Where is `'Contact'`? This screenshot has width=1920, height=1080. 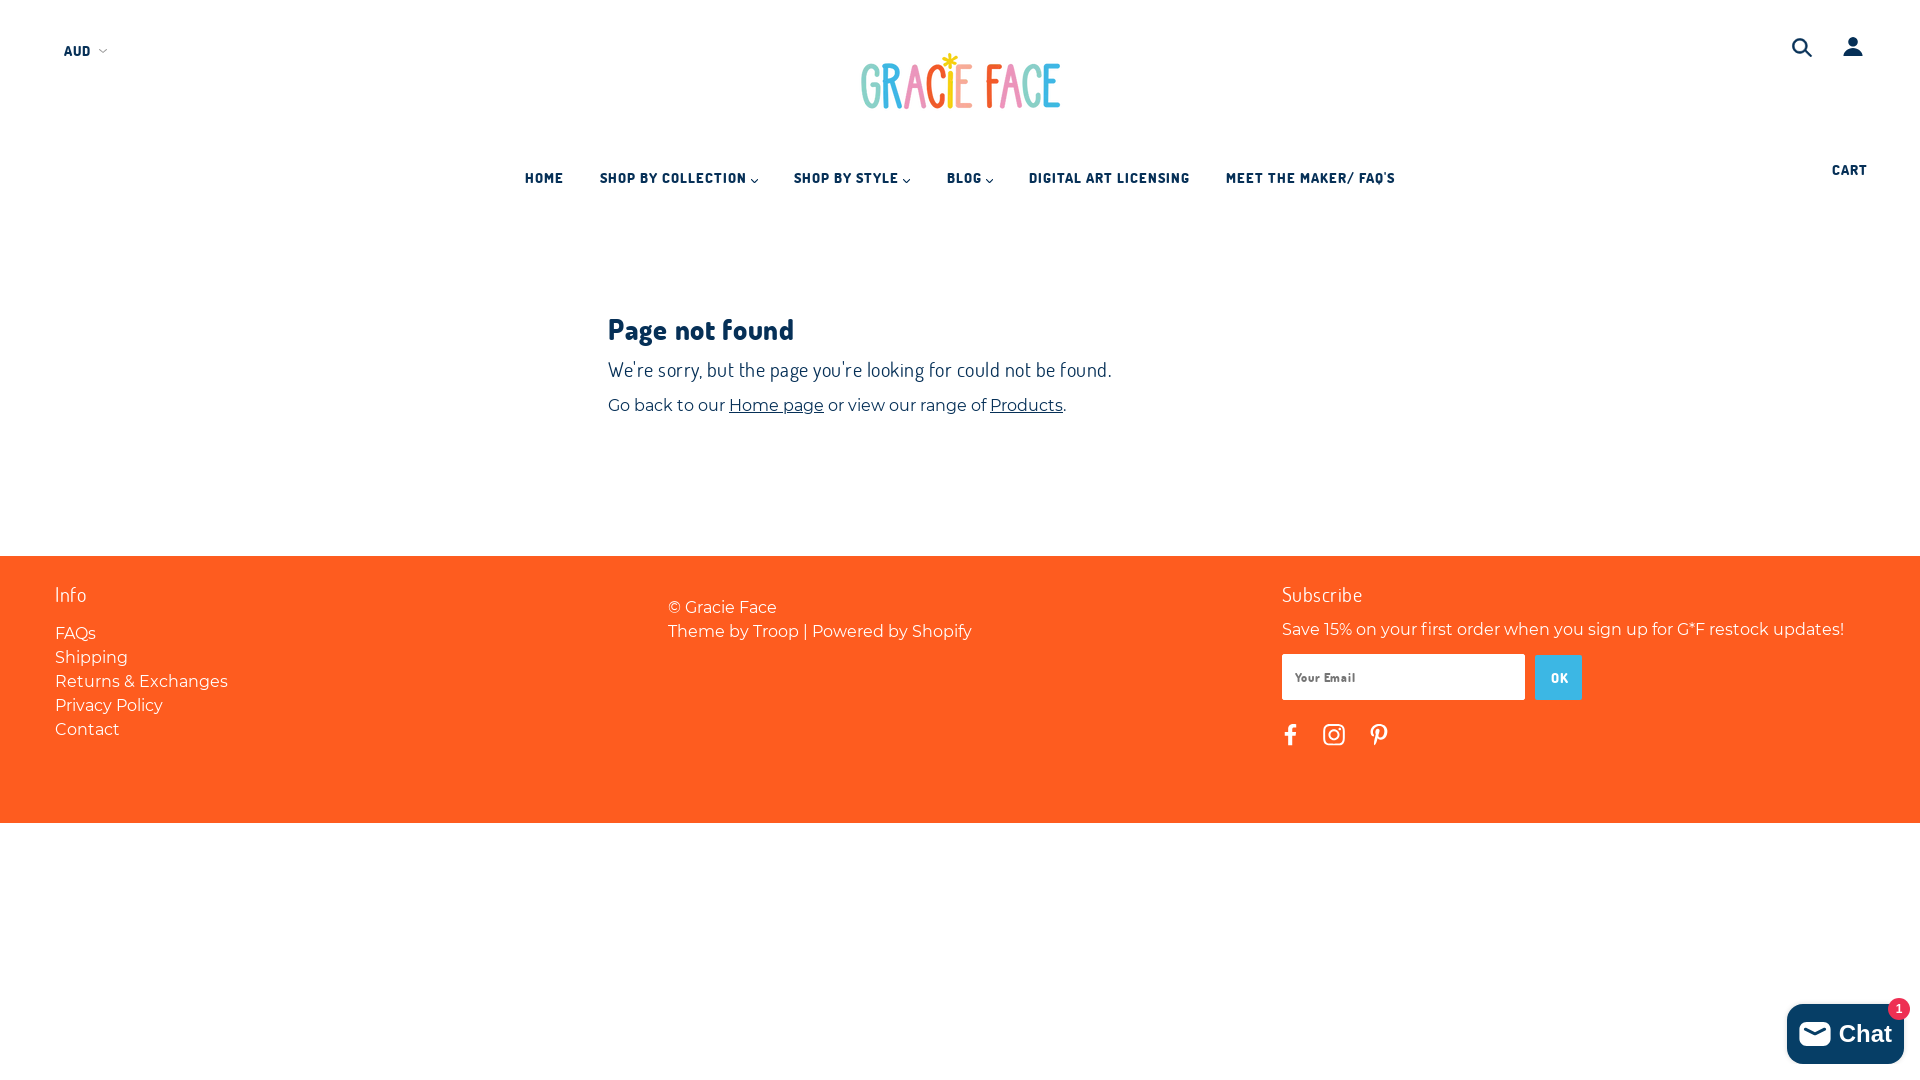 'Contact' is located at coordinates (54, 729).